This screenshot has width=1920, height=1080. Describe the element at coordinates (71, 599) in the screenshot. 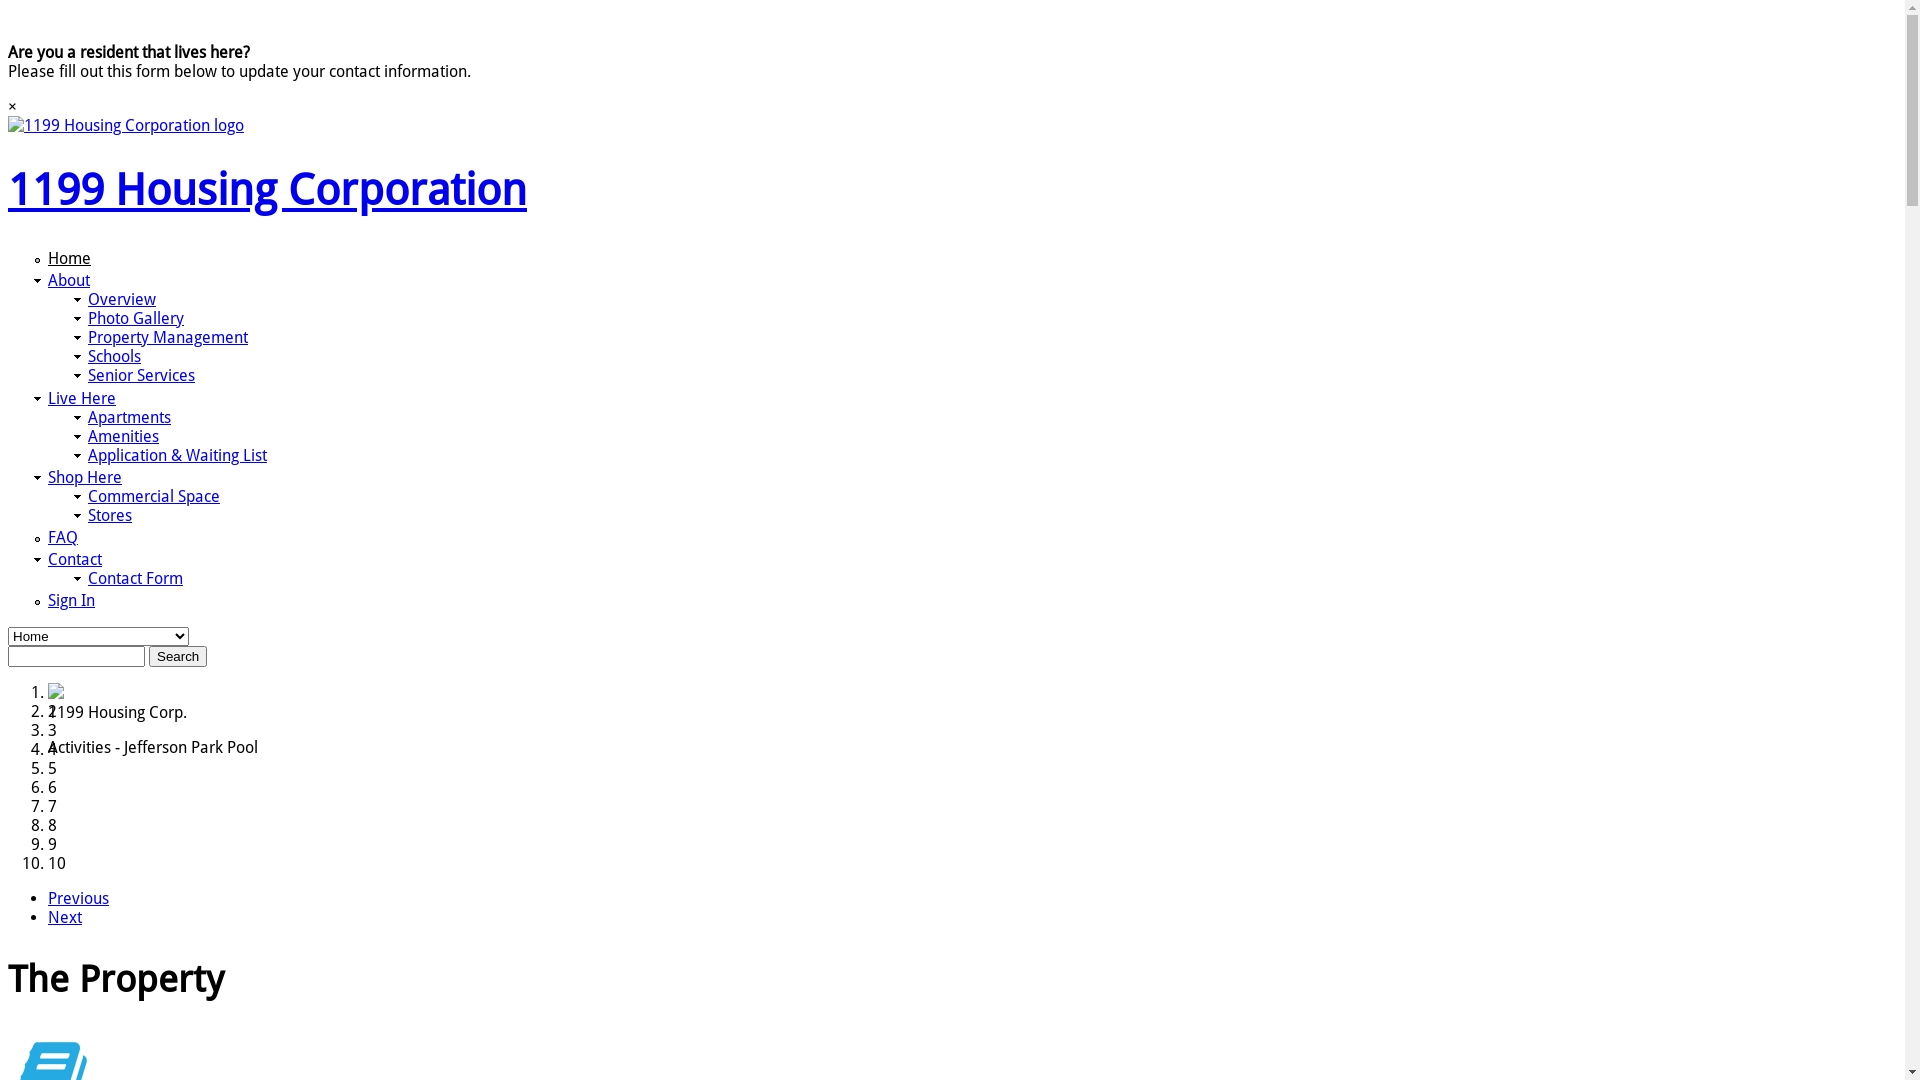

I see `'Sign In'` at that location.